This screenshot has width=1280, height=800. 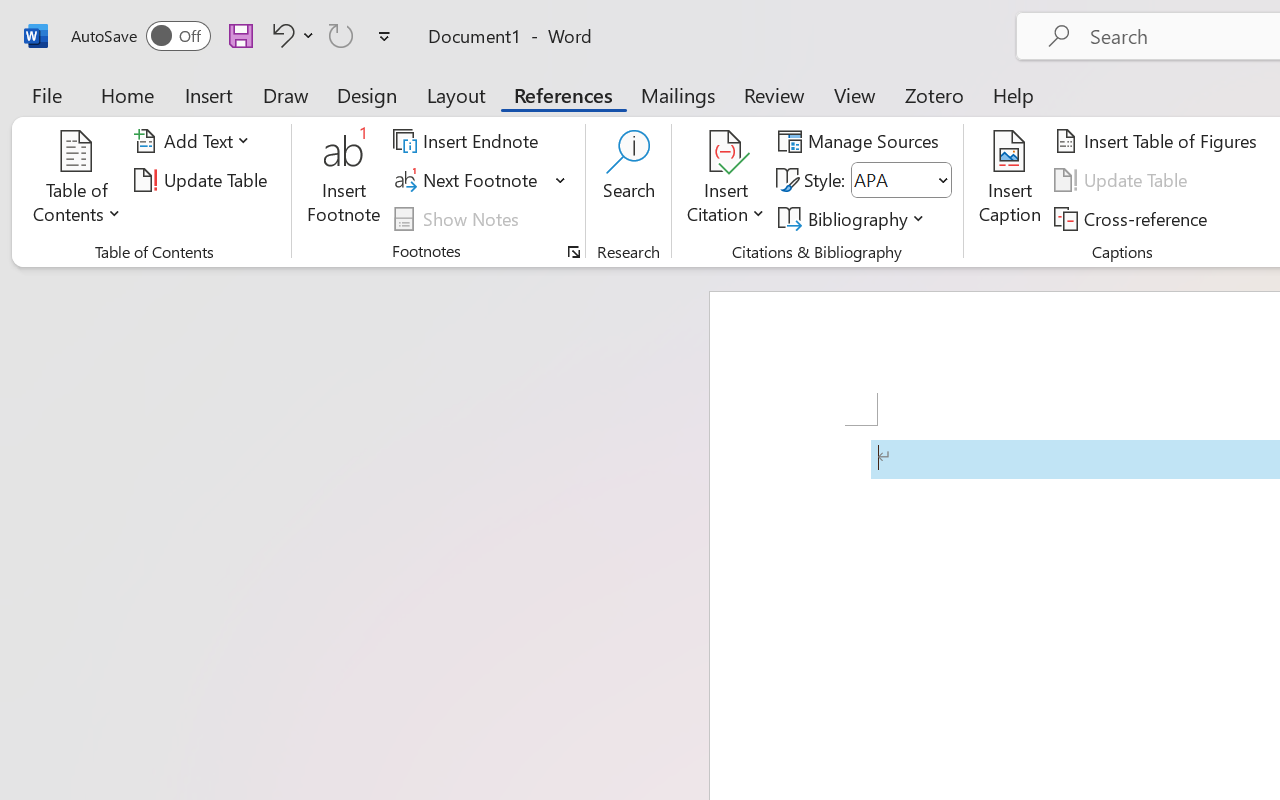 What do you see at coordinates (344, 179) in the screenshot?
I see `'Insert Footnote'` at bounding box center [344, 179].